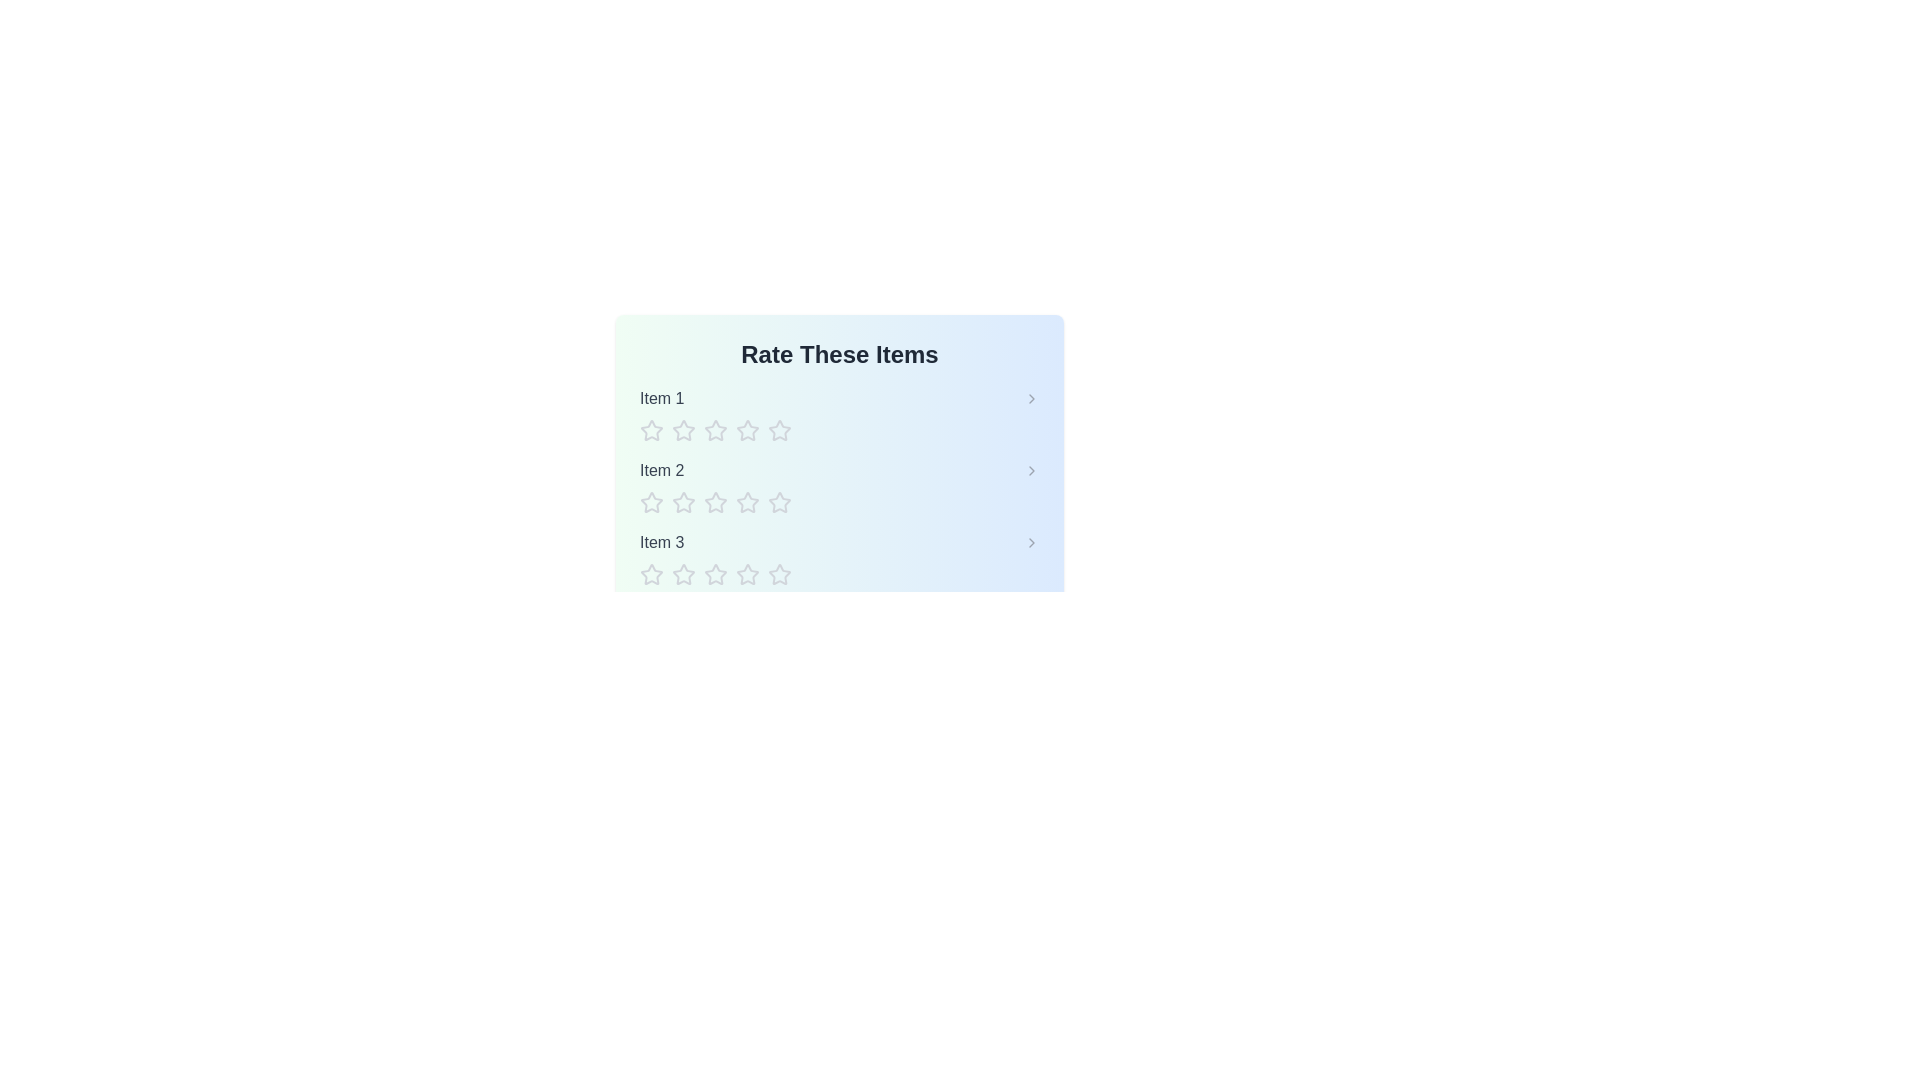 The image size is (1920, 1080). Describe the element at coordinates (652, 574) in the screenshot. I see `the star corresponding to the rating 1 for item Item 3` at that location.